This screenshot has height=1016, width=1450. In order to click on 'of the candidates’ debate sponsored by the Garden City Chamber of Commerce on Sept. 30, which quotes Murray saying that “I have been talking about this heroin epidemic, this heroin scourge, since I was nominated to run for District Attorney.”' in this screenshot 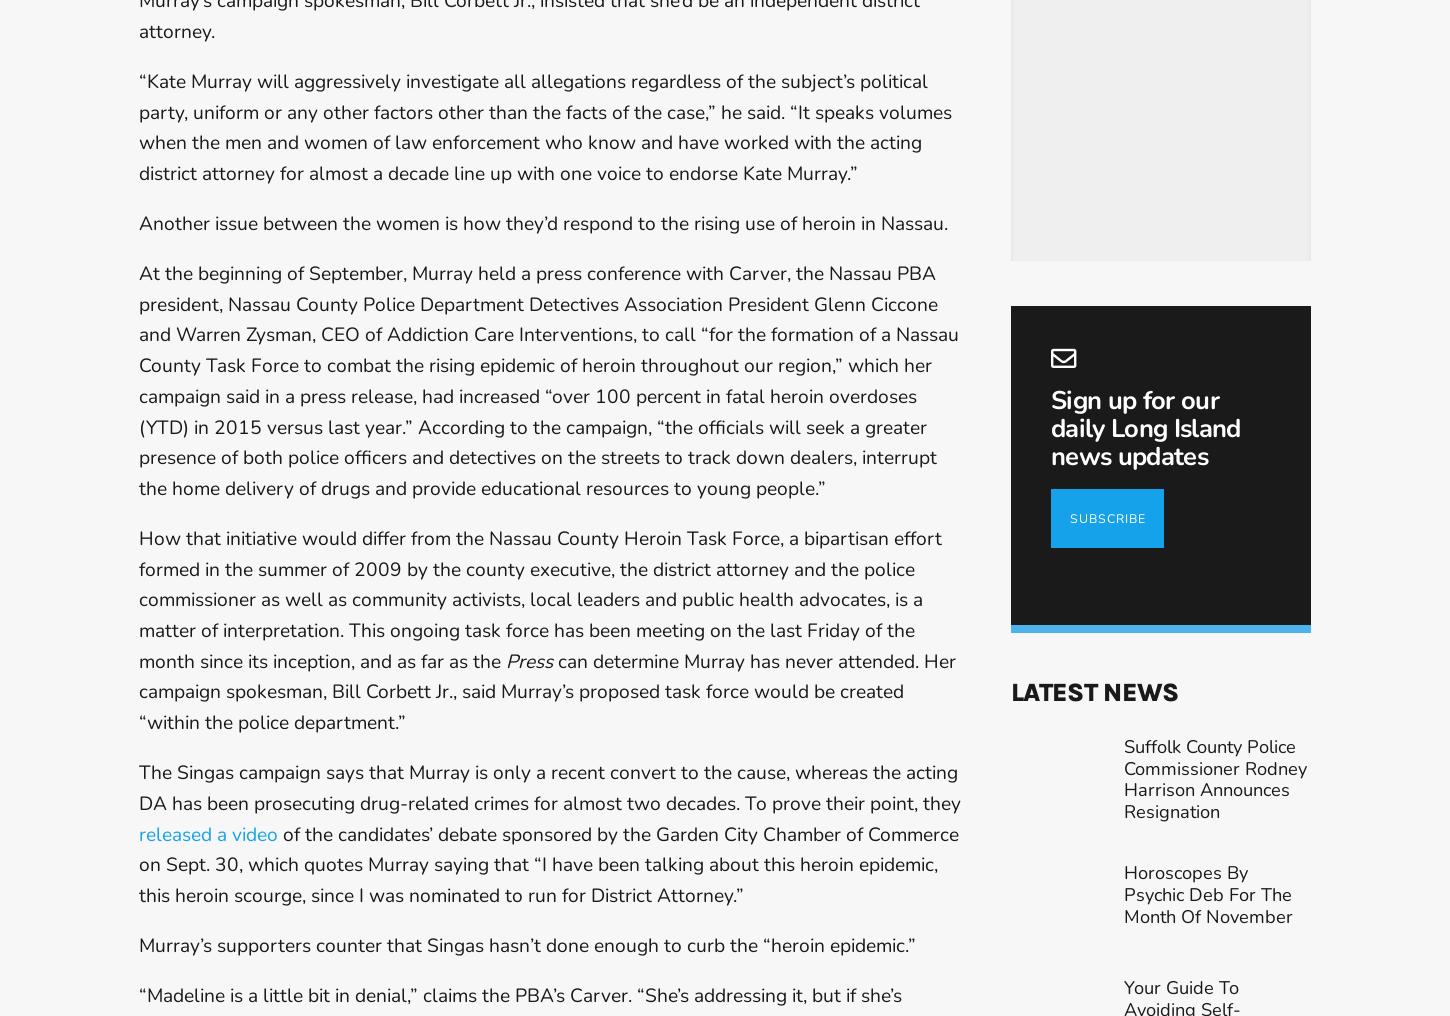, I will do `click(548, 864)`.